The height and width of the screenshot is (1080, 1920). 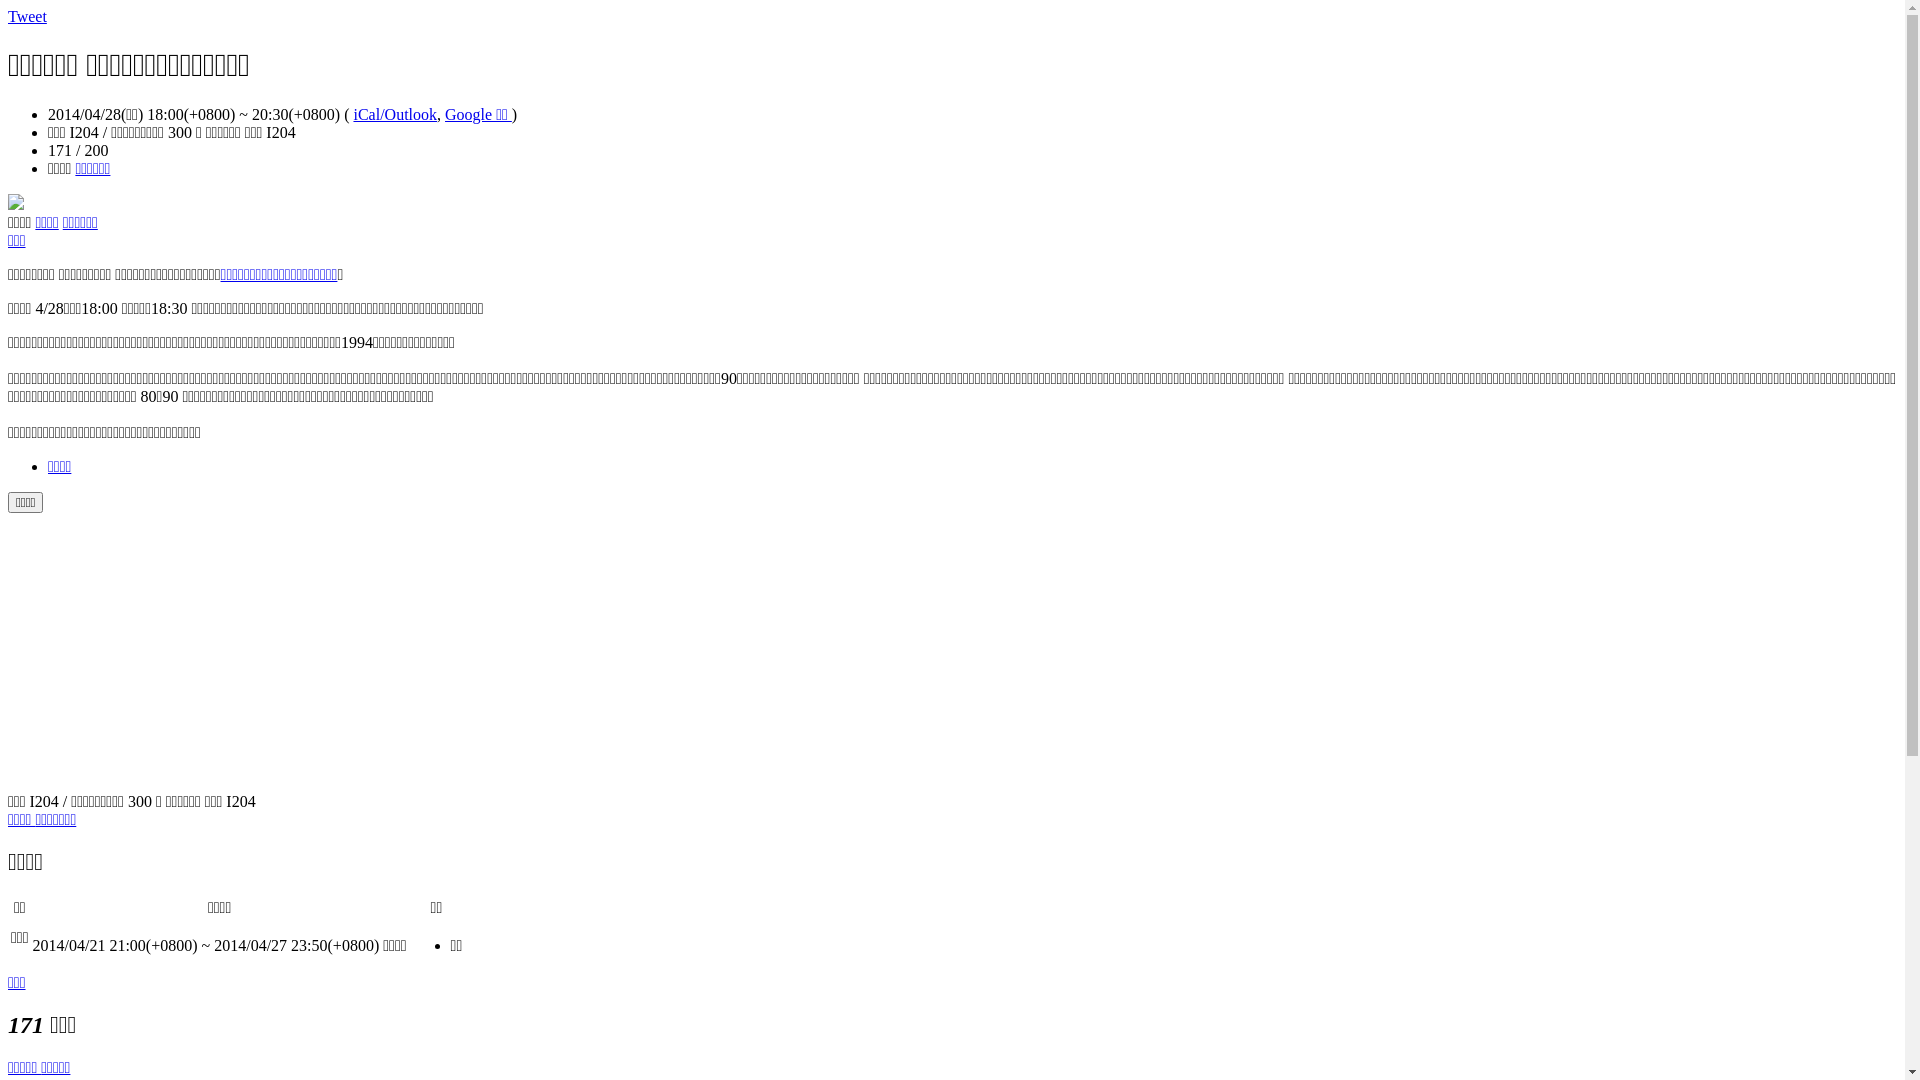 What do you see at coordinates (8, 16) in the screenshot?
I see `'Tweet'` at bounding box center [8, 16].